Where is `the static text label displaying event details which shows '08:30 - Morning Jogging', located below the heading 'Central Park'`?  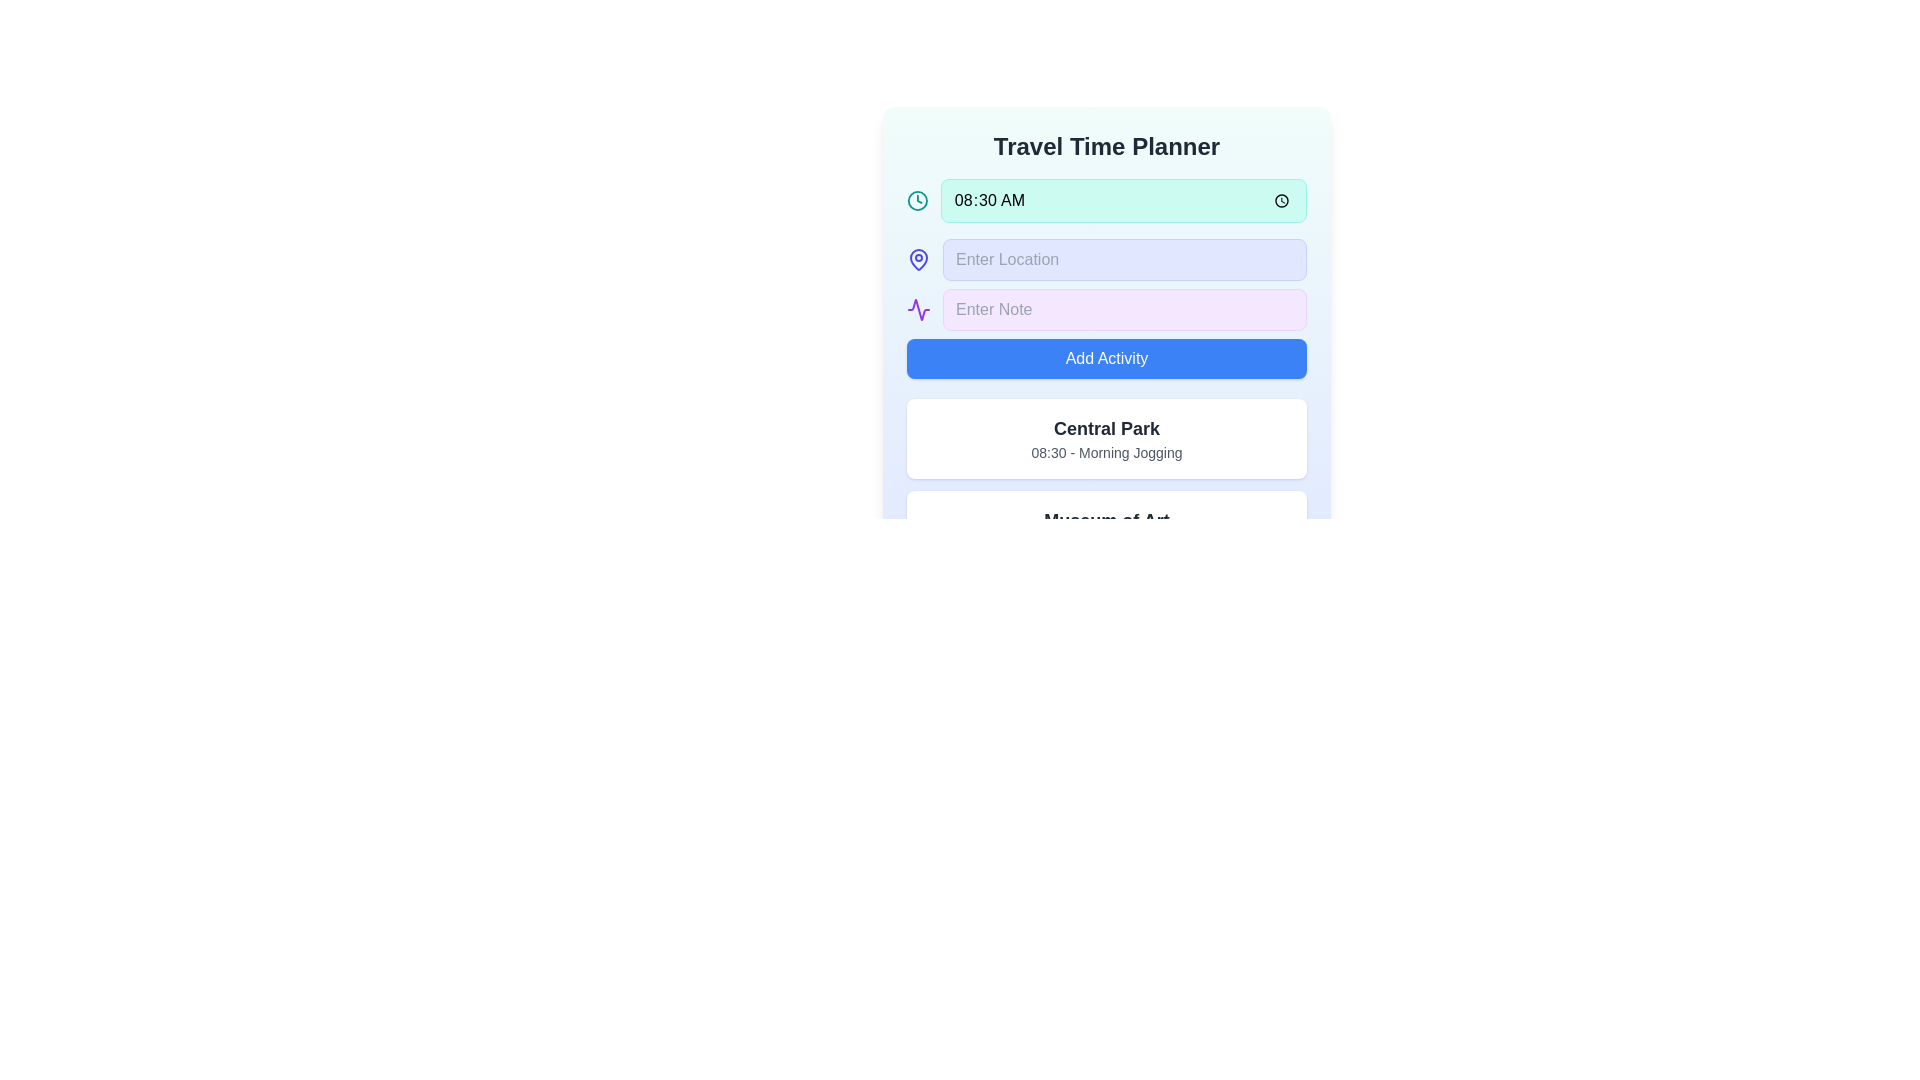 the static text label displaying event details which shows '08:30 - Morning Jogging', located below the heading 'Central Park' is located at coordinates (1106, 452).